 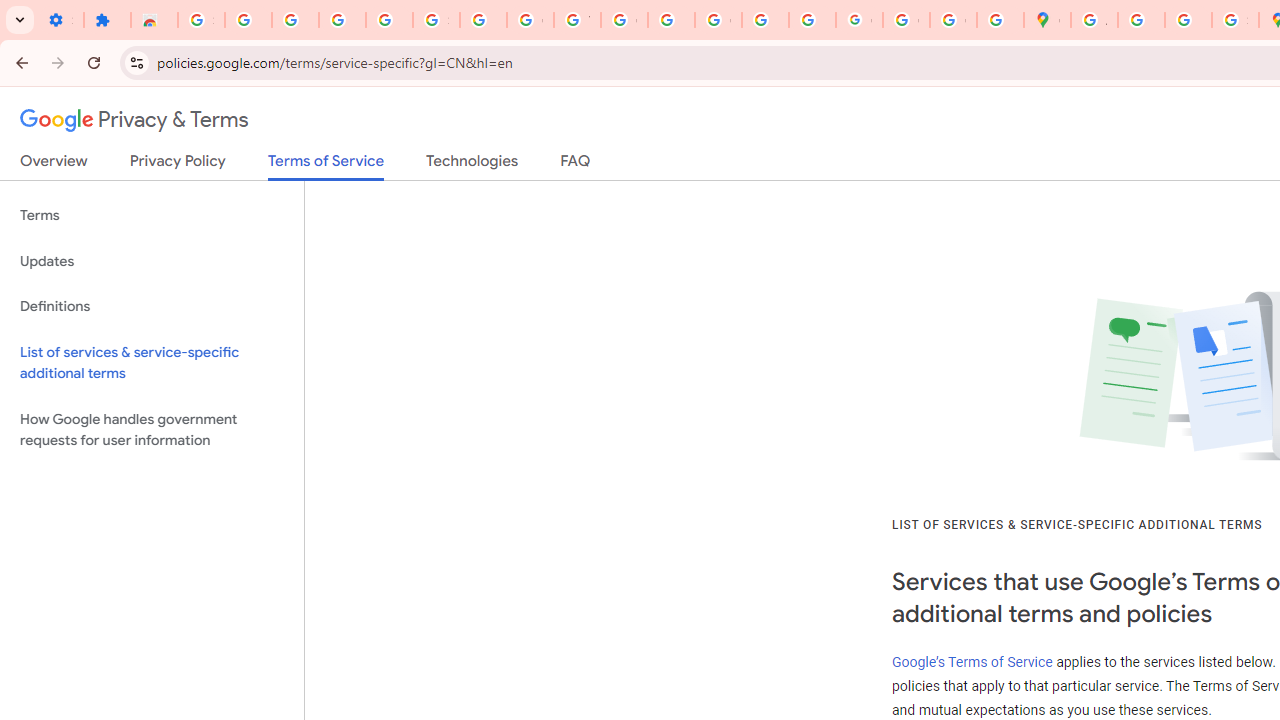 I want to click on 'Google Maps', so click(x=1046, y=20).